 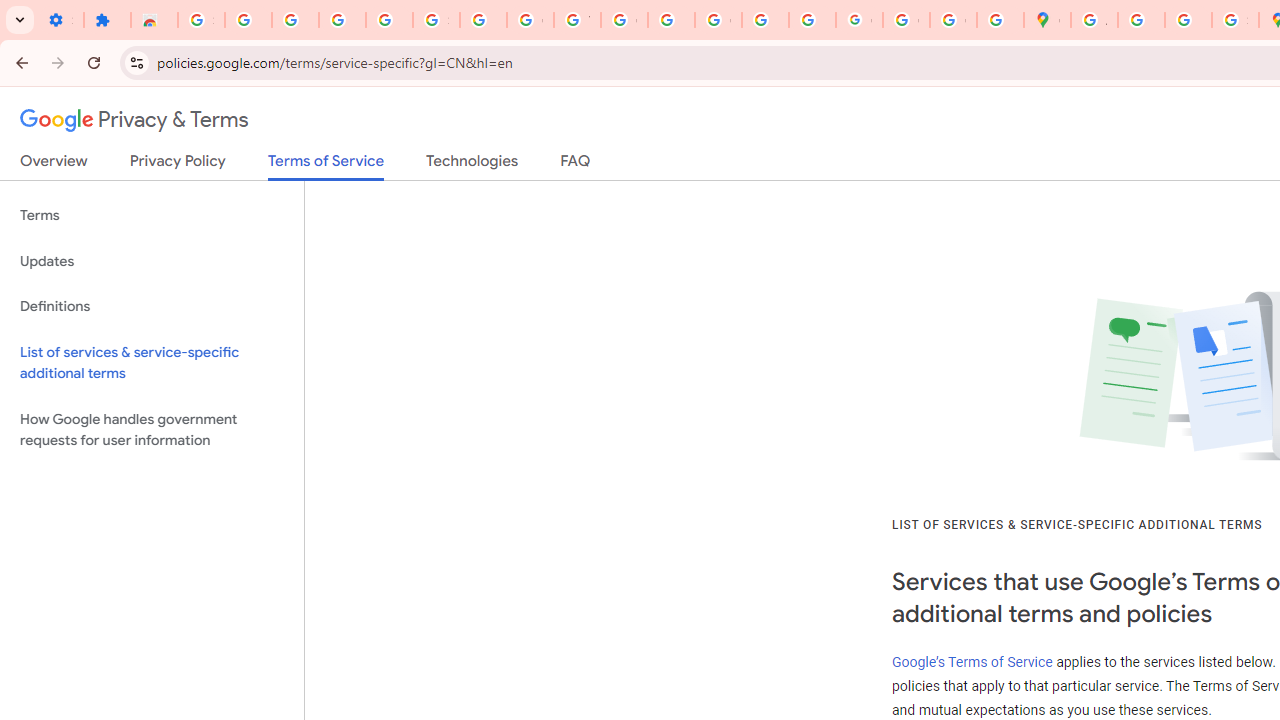 I want to click on 'Google Maps', so click(x=1046, y=20).